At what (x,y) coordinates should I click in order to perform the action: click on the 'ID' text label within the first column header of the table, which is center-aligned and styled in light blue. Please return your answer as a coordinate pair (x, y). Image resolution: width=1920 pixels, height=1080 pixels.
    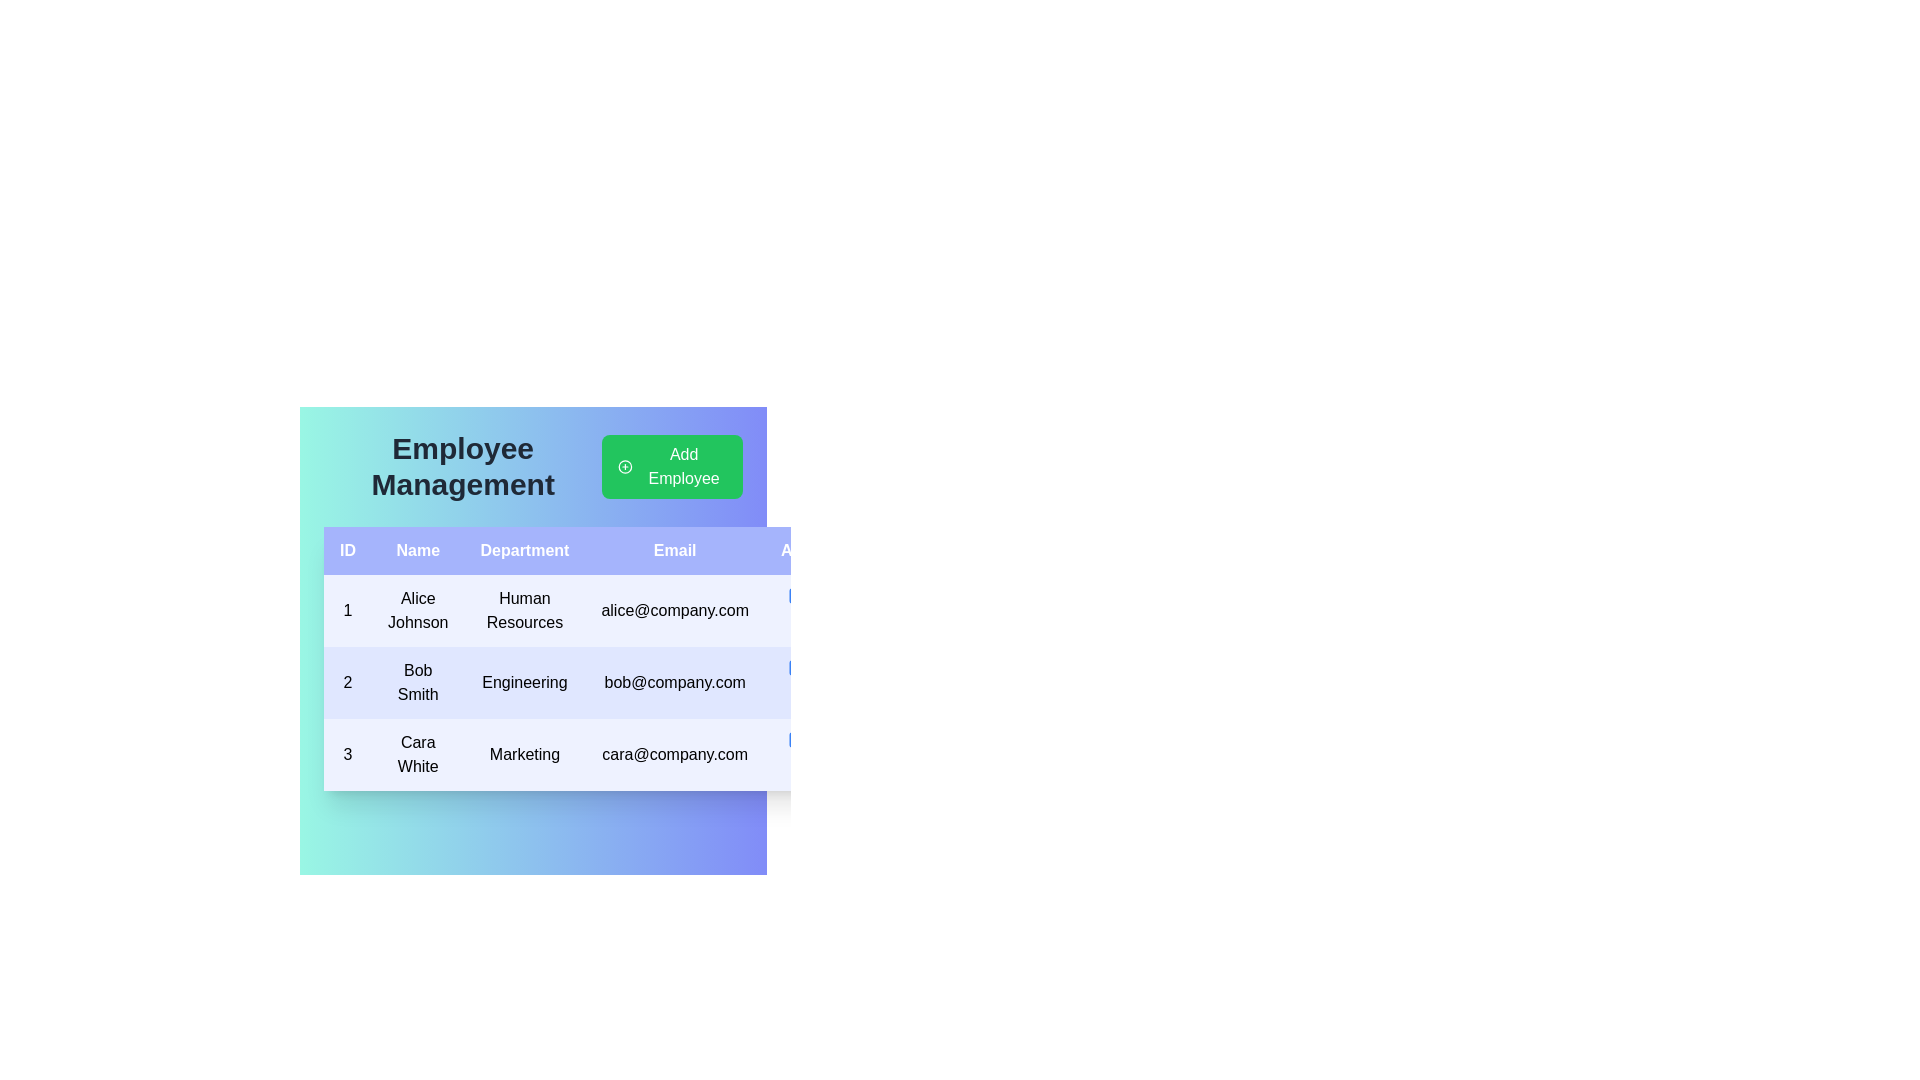
    Looking at the image, I should click on (347, 551).